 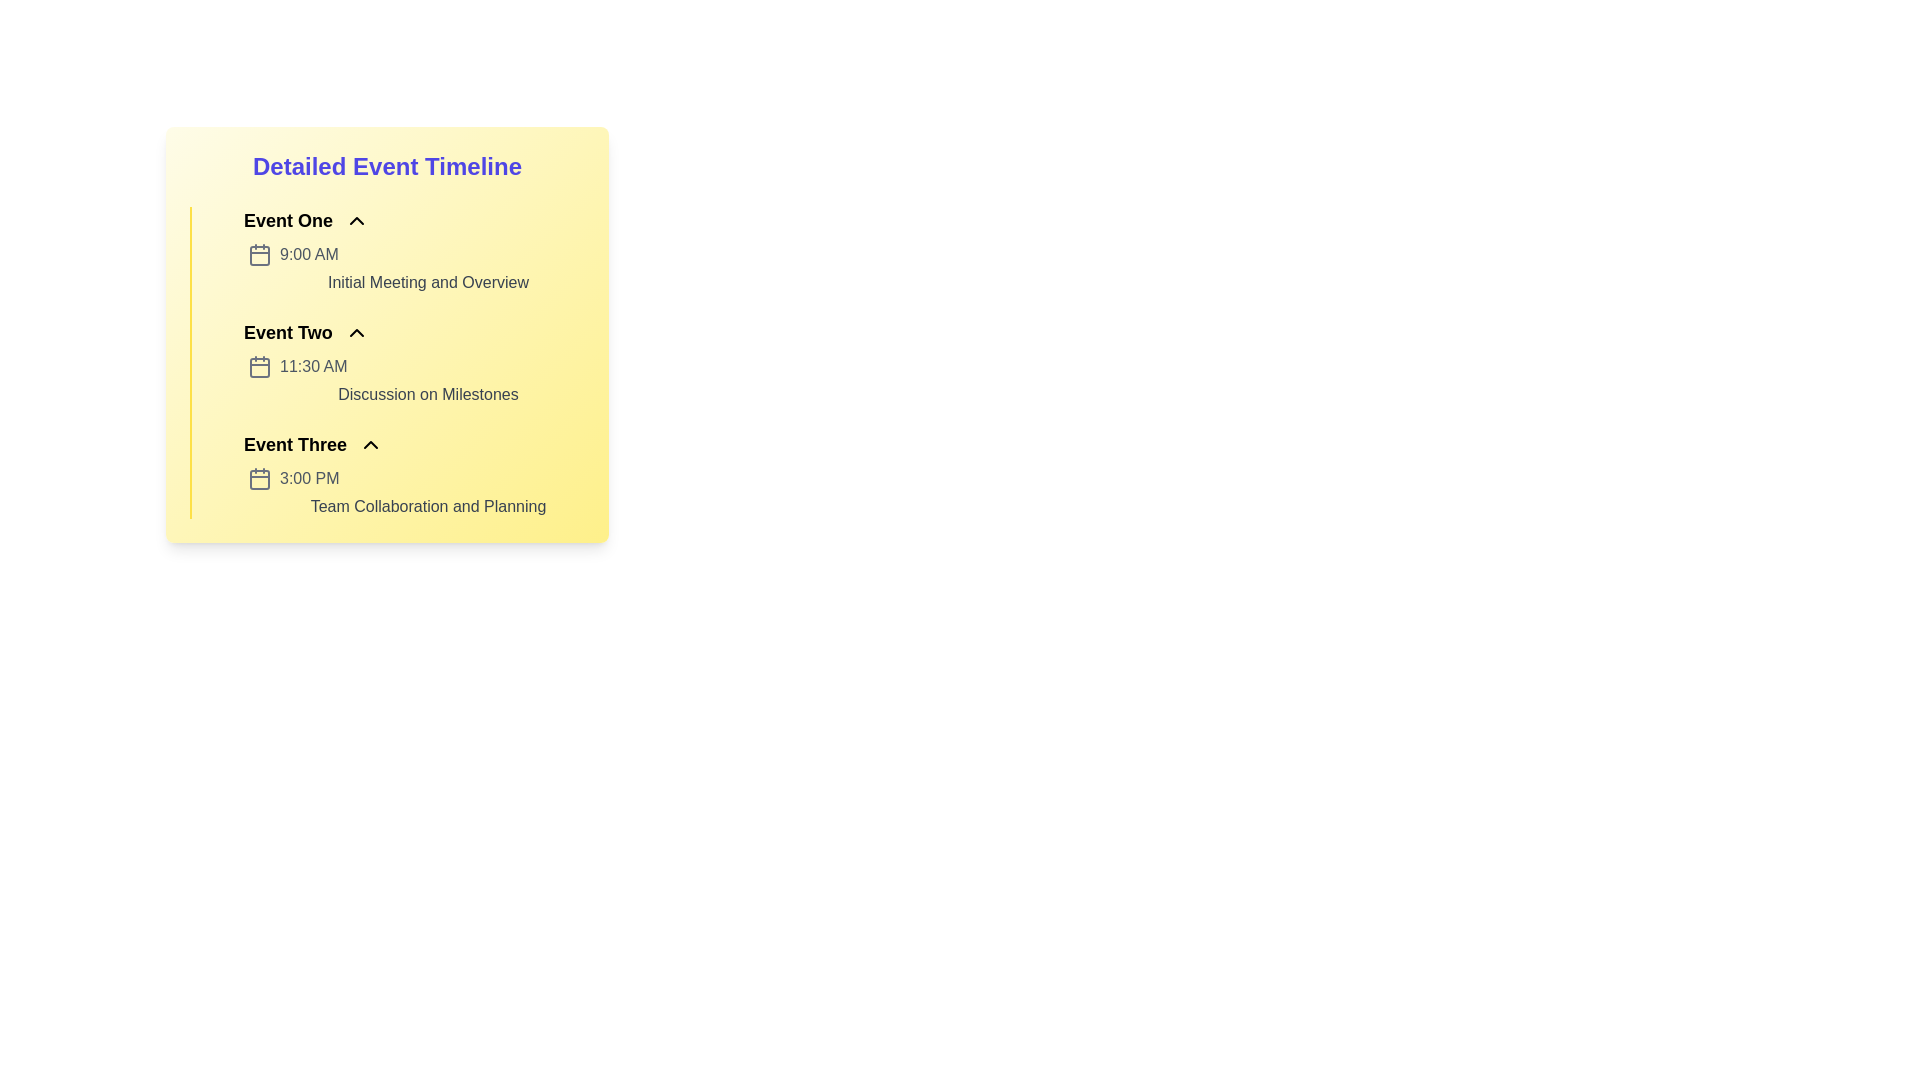 What do you see at coordinates (287, 220) in the screenshot?
I see `text content of the Text label that serves as the title for an event entry in the timeline, located below the heading 'Detailed Event Timeline'` at bounding box center [287, 220].